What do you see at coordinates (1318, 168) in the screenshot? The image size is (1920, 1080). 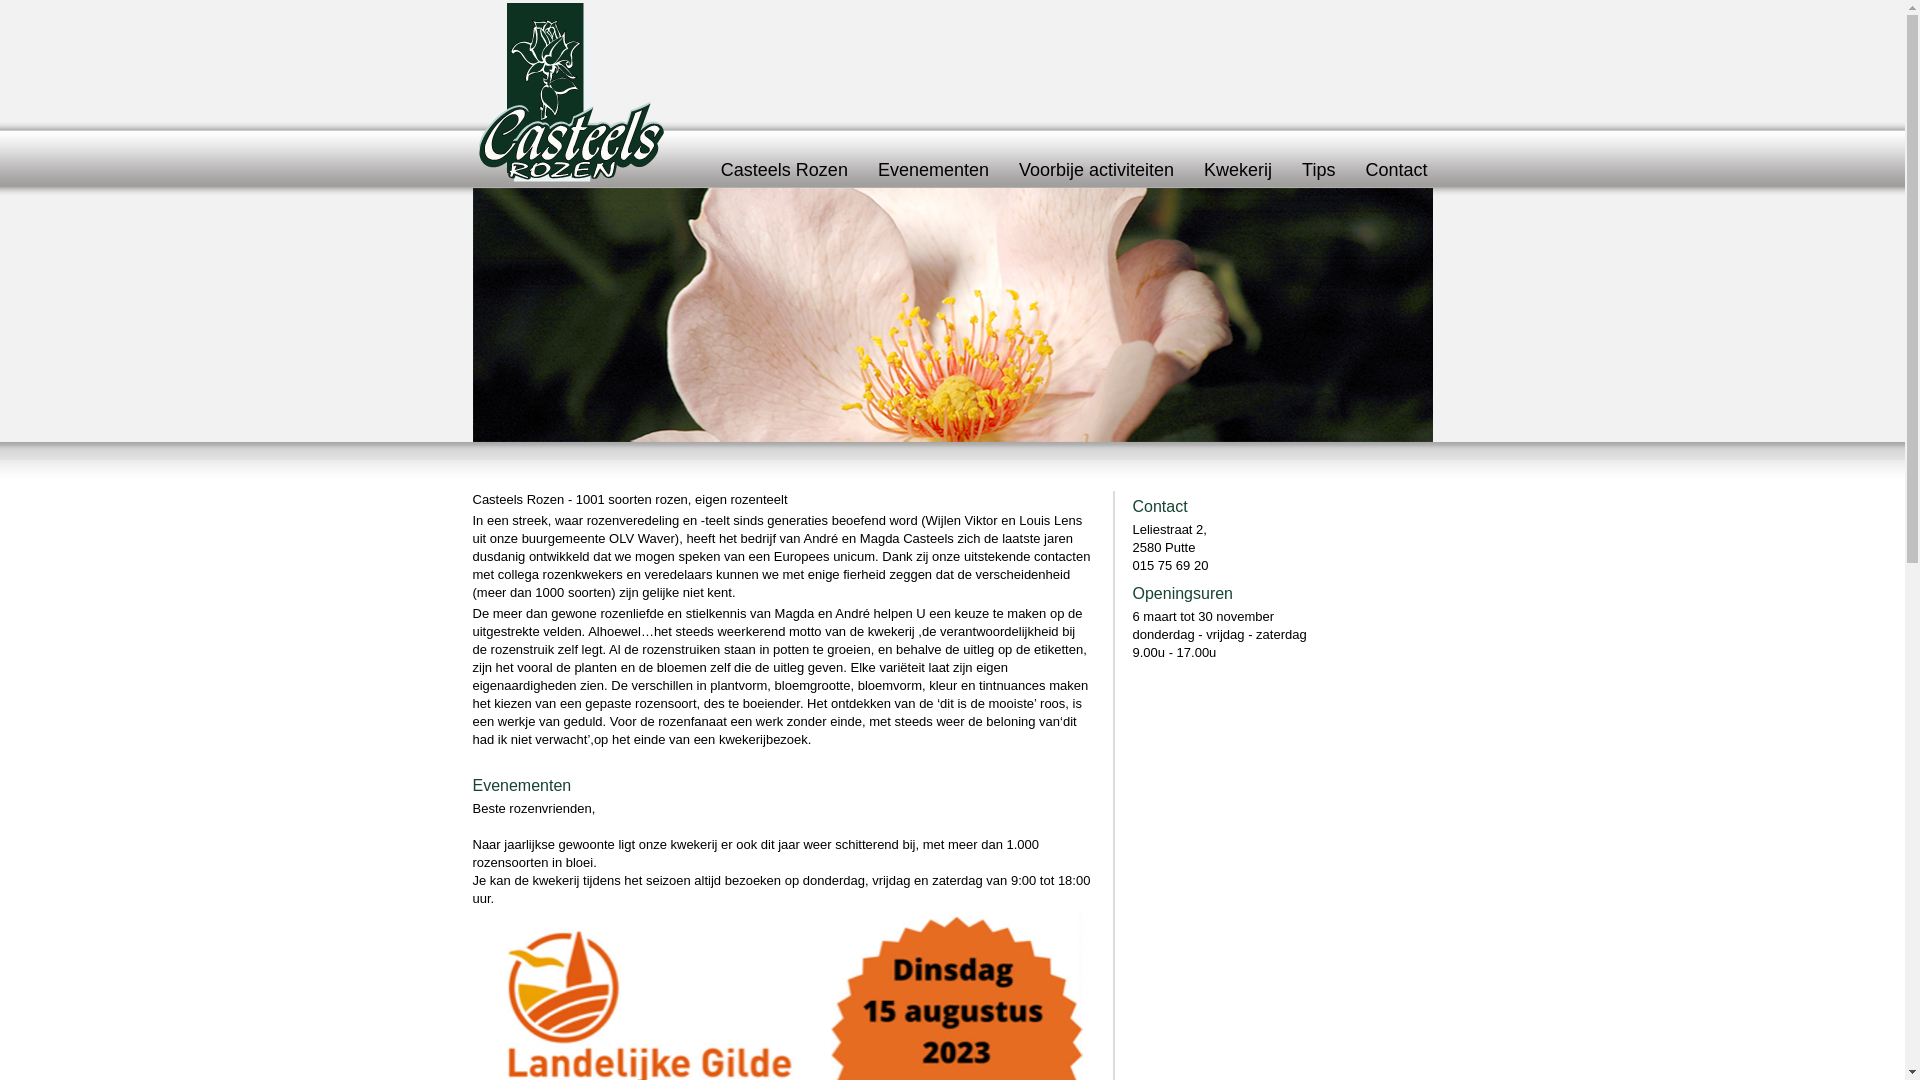 I see `'Tips'` at bounding box center [1318, 168].